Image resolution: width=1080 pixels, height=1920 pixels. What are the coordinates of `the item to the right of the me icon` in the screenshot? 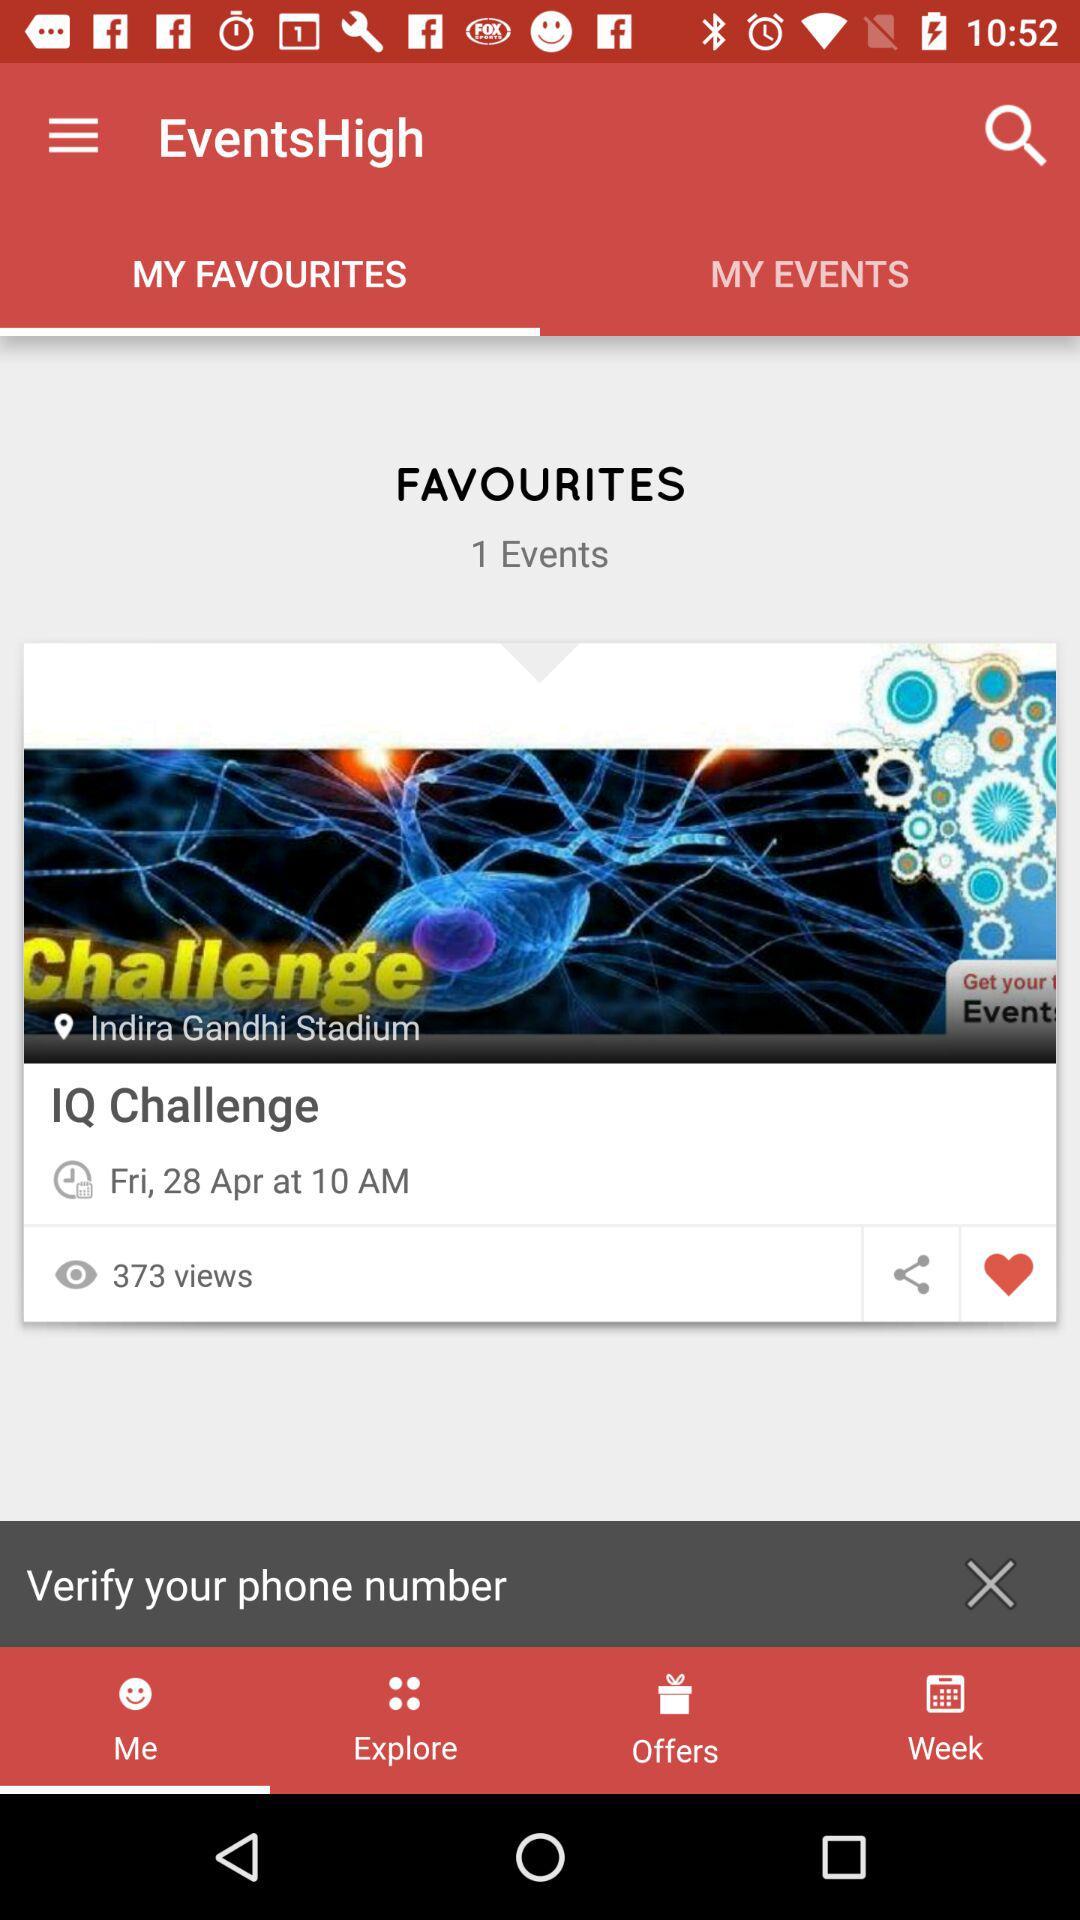 It's located at (405, 1719).